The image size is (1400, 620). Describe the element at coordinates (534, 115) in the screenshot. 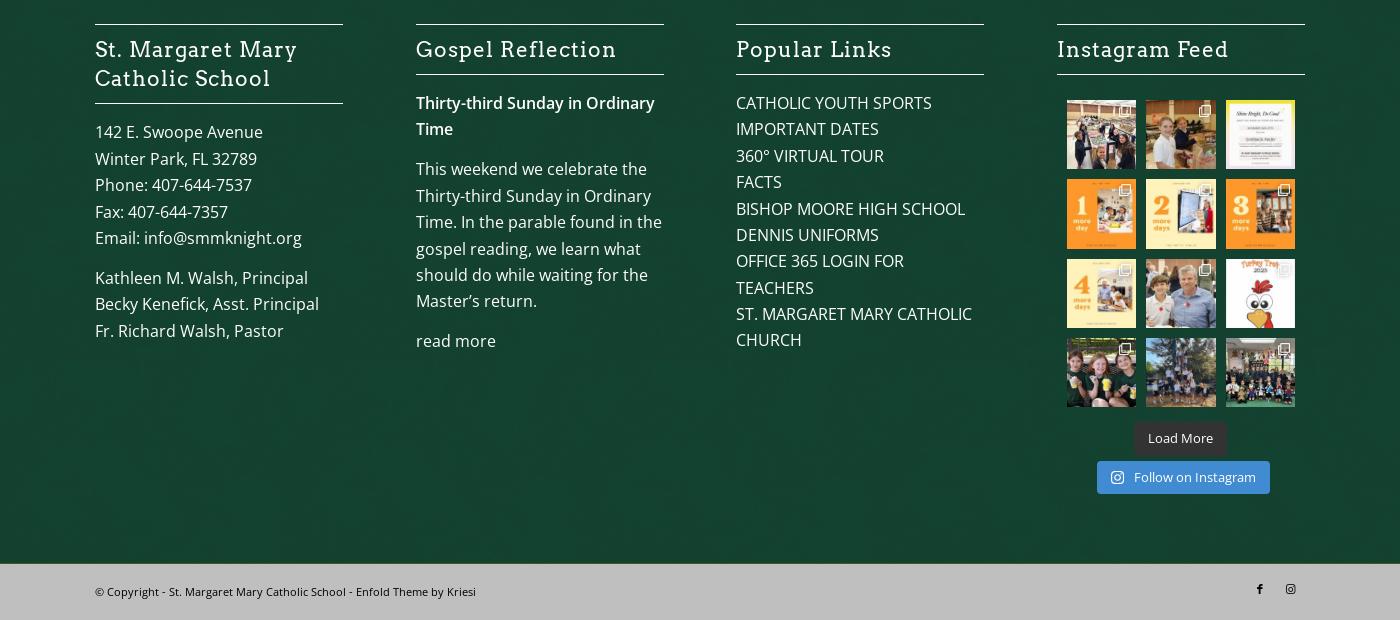

I see `'Thirty-third Sunday in Ordinary Time'` at that location.